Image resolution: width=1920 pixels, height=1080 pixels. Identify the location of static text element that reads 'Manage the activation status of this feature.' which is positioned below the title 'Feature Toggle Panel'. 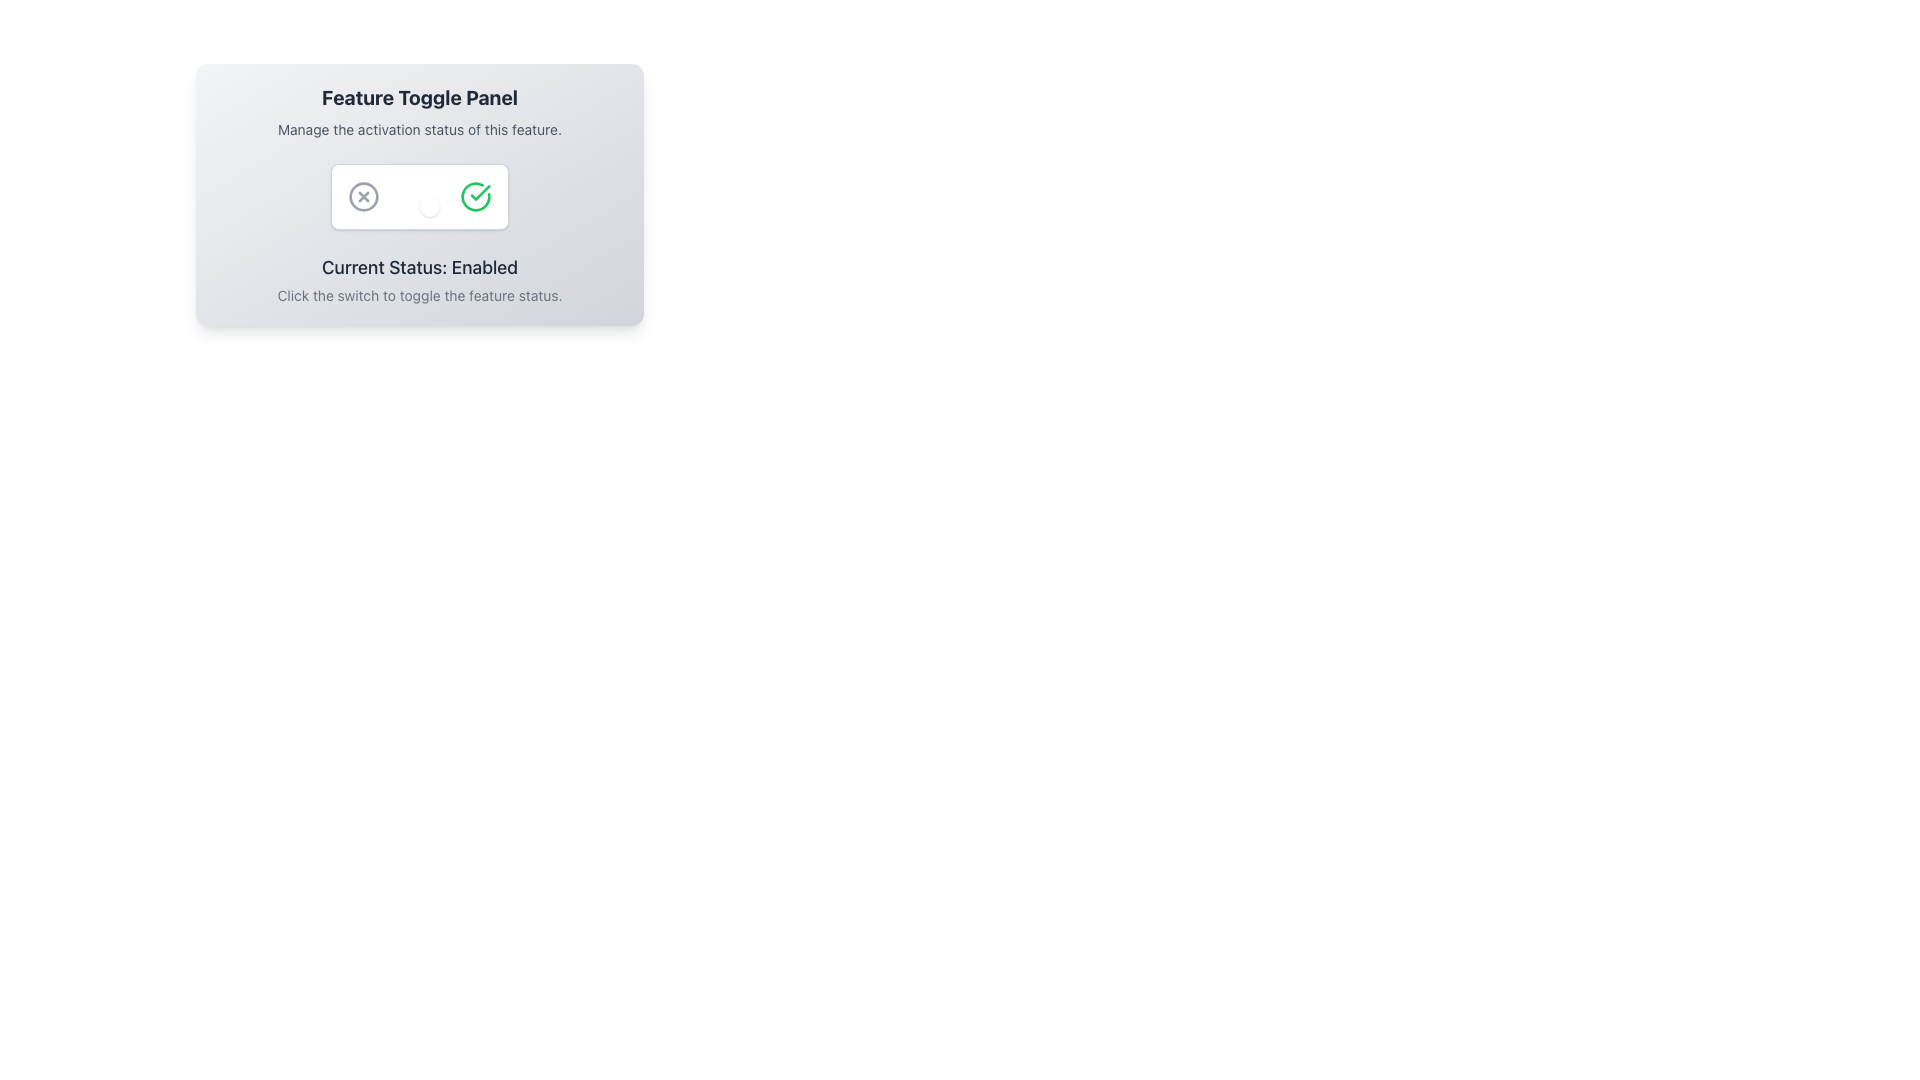
(418, 130).